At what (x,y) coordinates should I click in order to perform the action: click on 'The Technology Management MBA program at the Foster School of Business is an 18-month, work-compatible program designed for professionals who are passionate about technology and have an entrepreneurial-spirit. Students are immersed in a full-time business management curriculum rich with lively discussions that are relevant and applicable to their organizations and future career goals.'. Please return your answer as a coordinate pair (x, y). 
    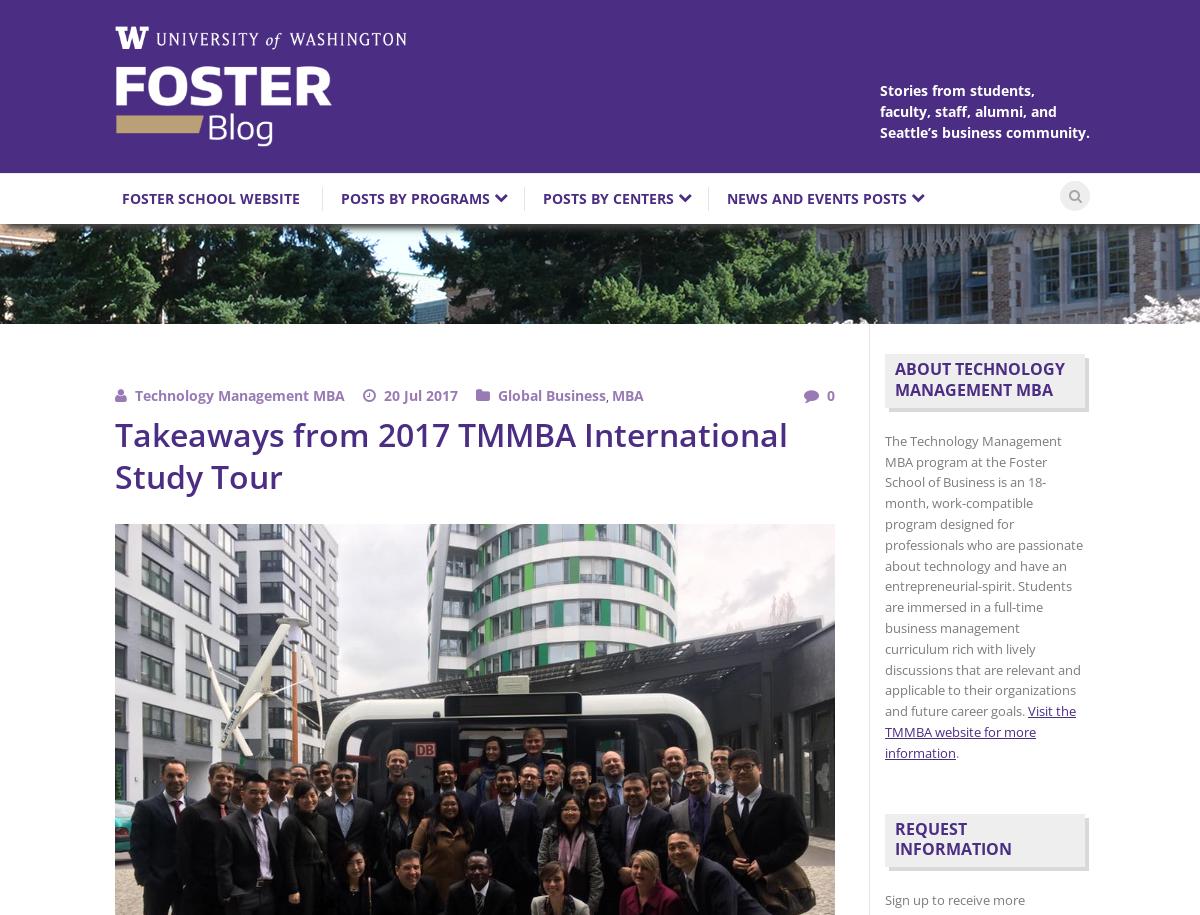
    Looking at the image, I should click on (884, 574).